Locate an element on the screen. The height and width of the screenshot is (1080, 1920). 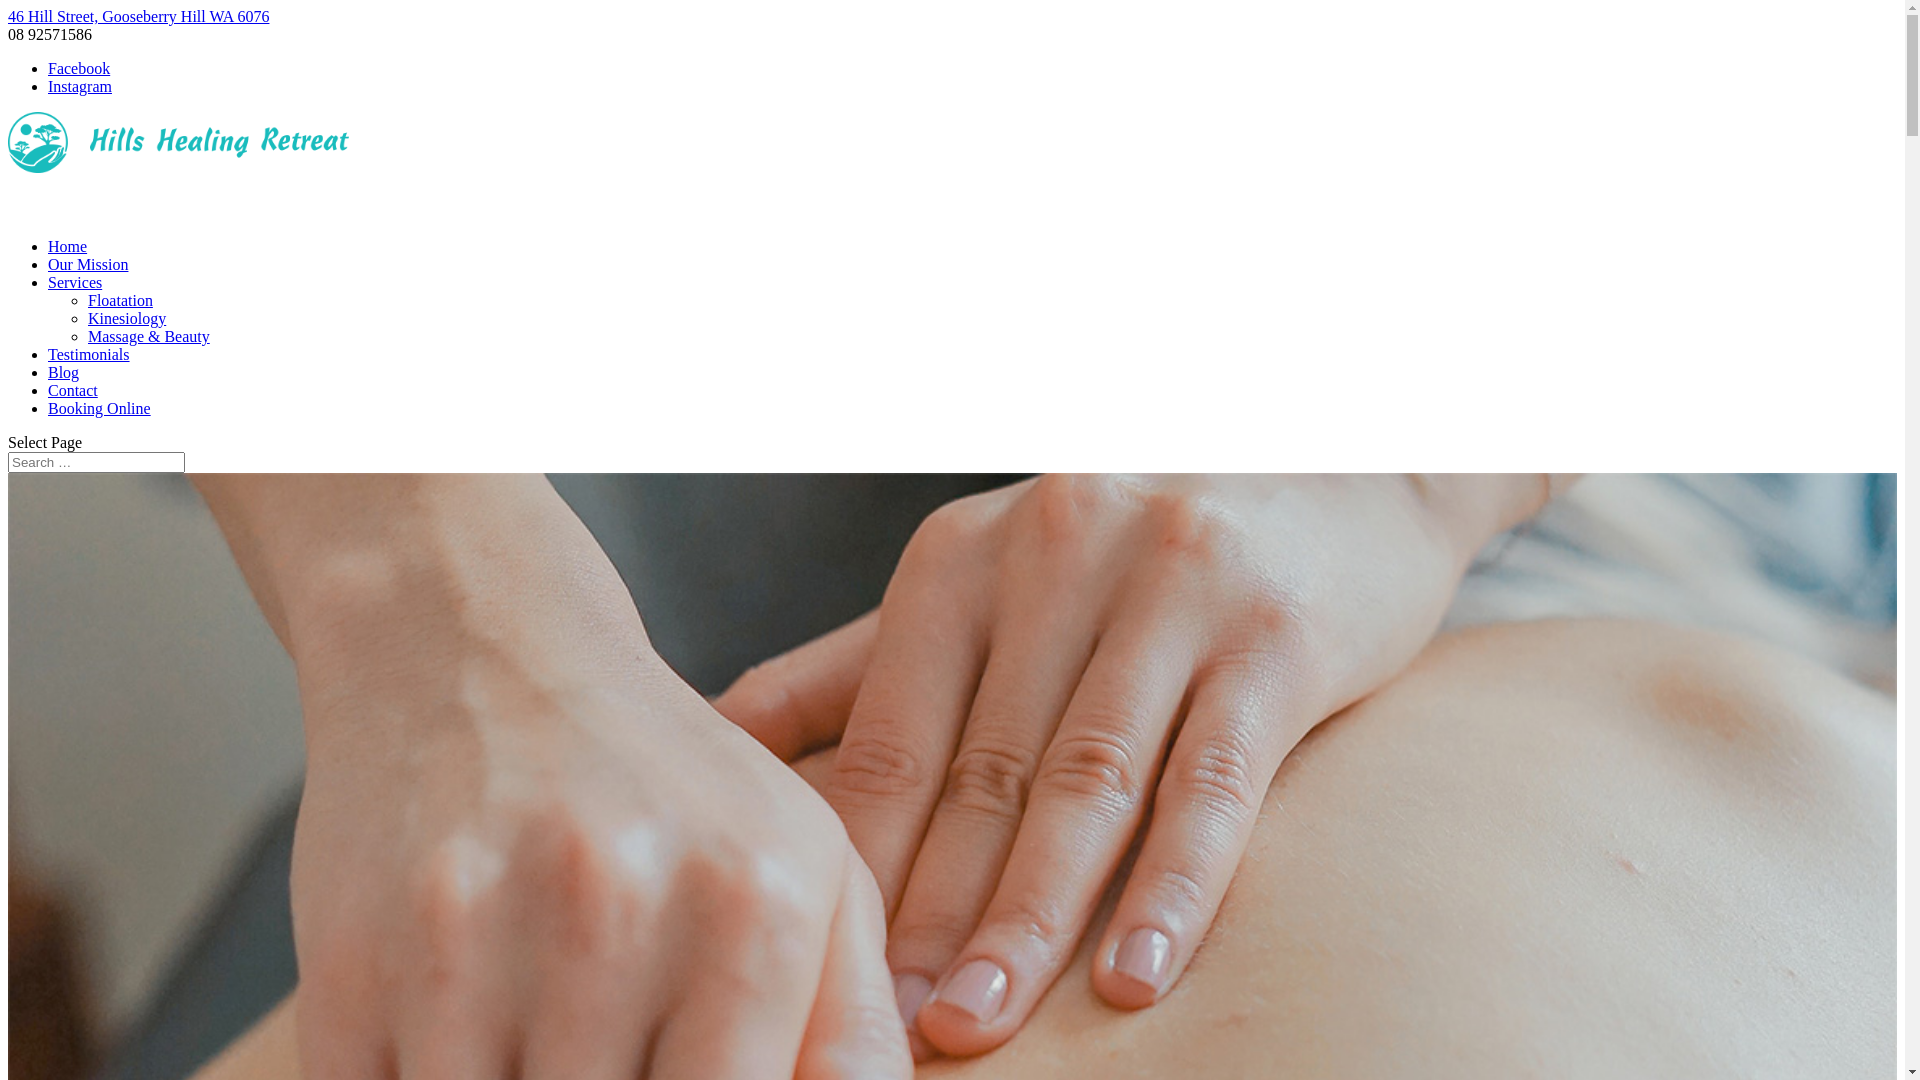
'Blog' is located at coordinates (63, 382).